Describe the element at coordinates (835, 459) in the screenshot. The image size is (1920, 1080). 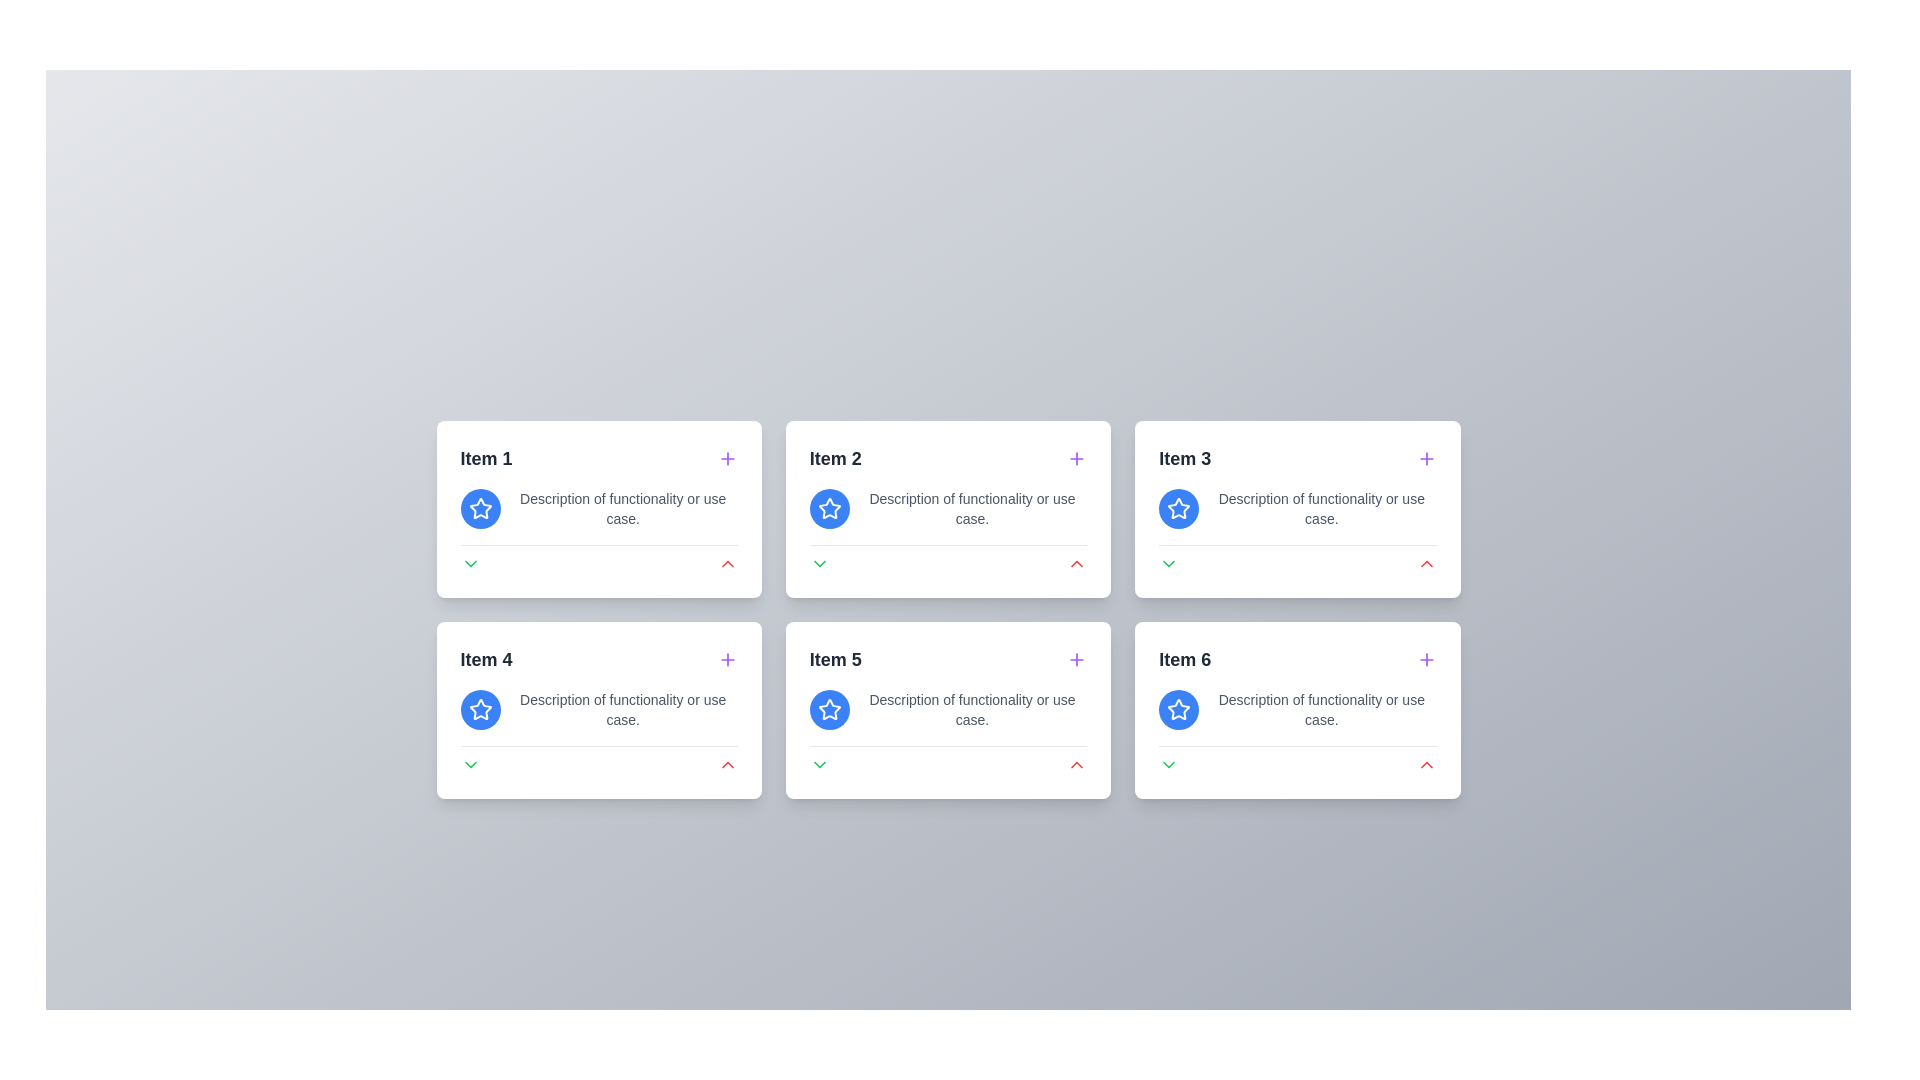
I see `the text label representing the title or category of the card located in the first row, second cell of a 3x2 grid layout` at that location.